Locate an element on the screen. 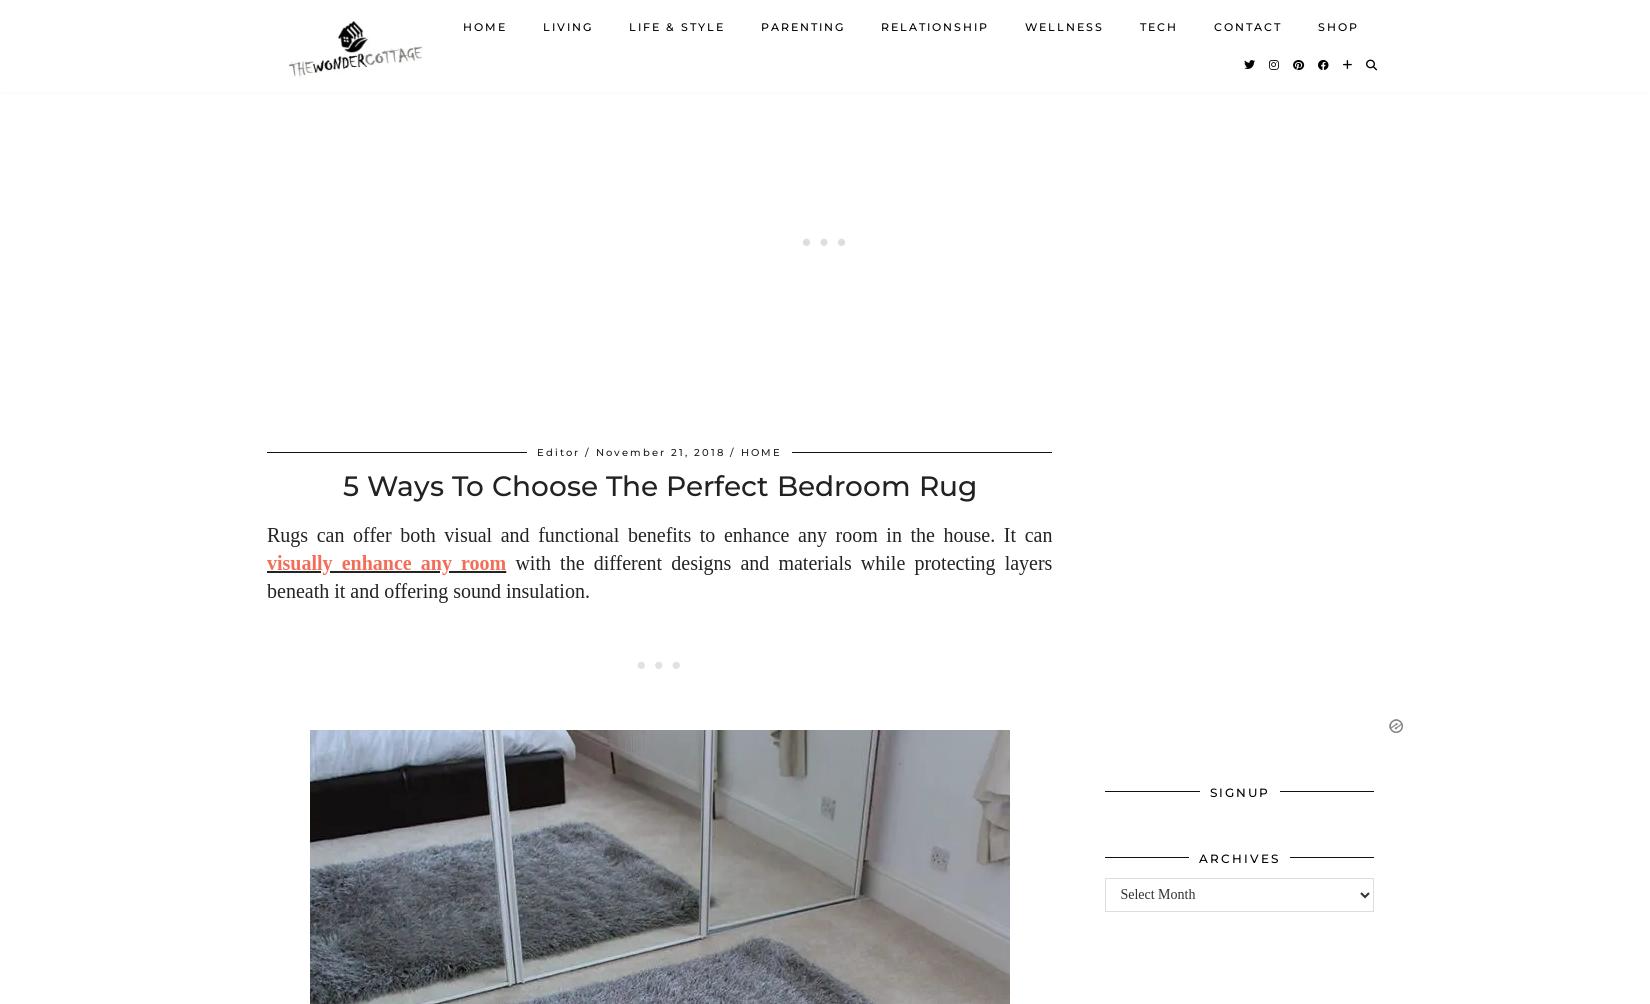 The height and width of the screenshot is (1004, 1650). 'RELATIONSHIP' is located at coordinates (935, 37).